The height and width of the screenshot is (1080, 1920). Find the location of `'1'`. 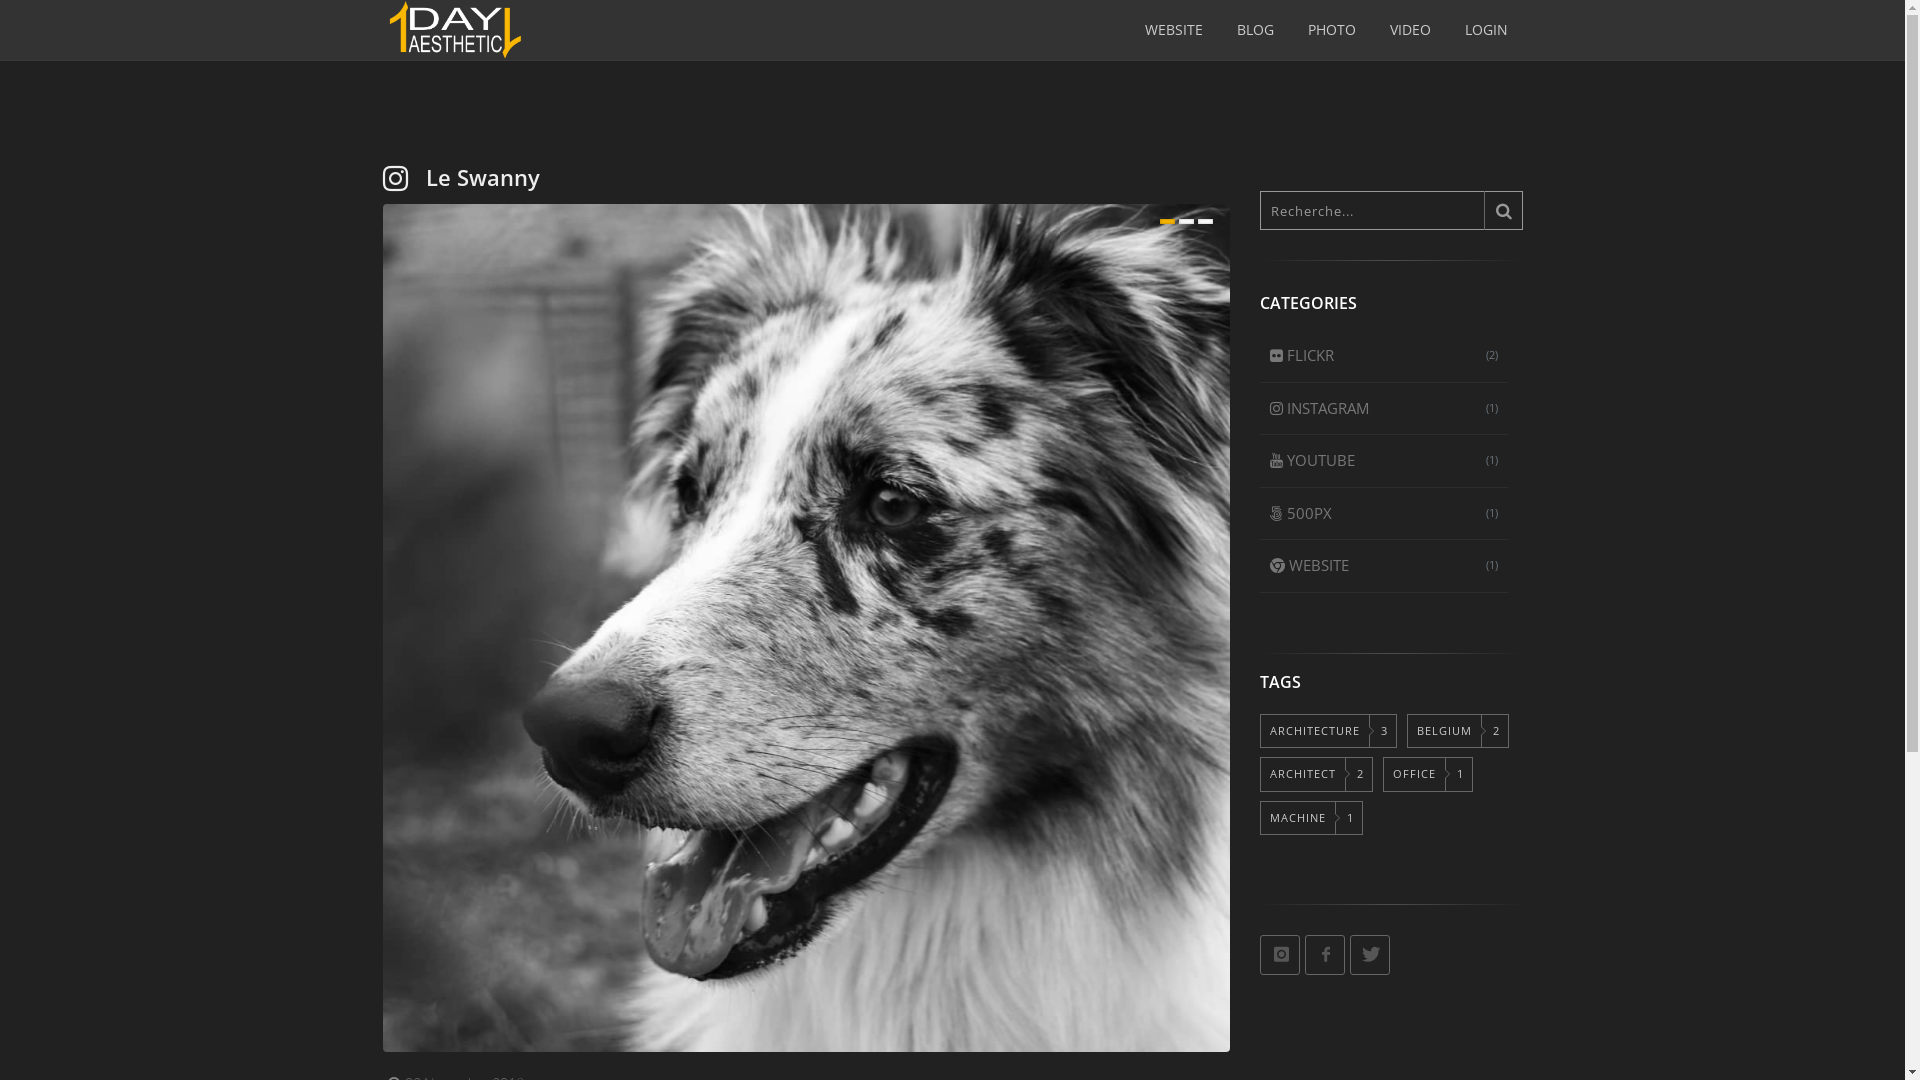

'1' is located at coordinates (1167, 221).